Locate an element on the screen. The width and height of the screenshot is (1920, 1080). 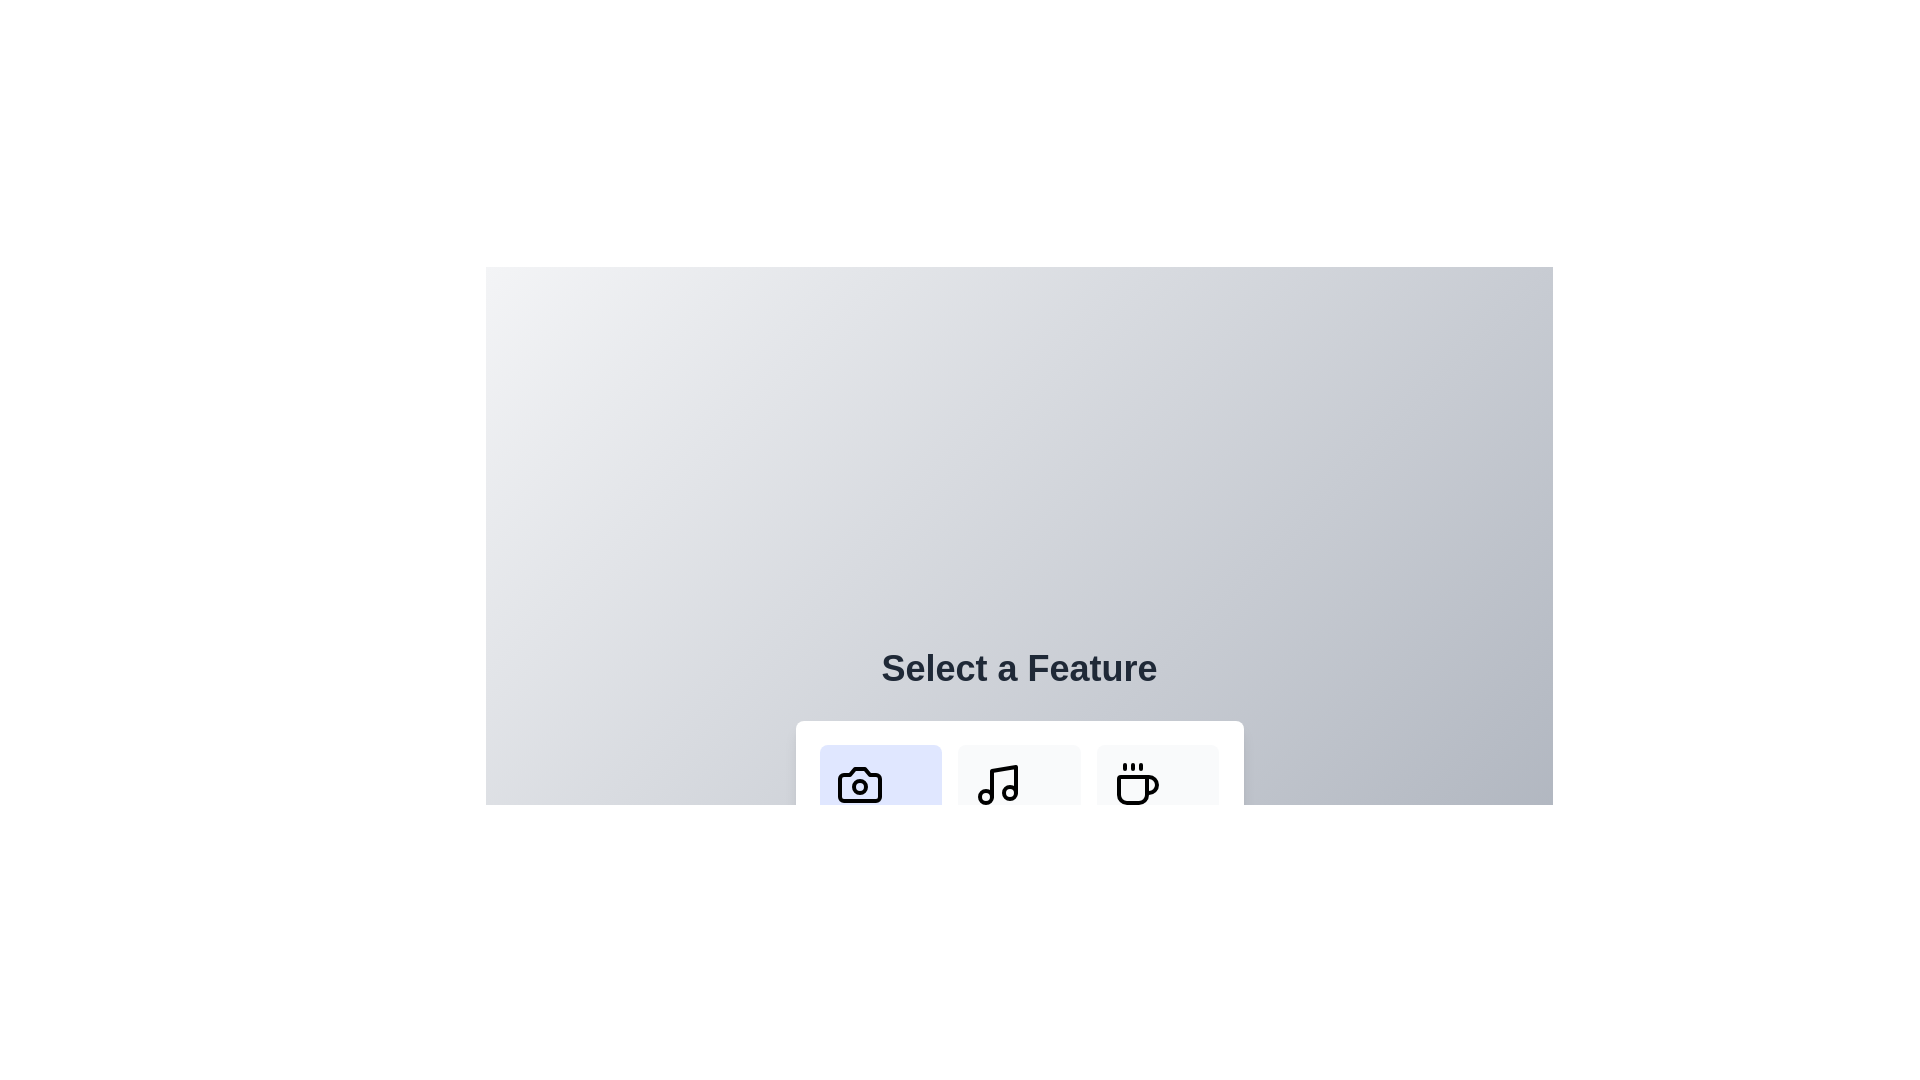
the leftmost button labeled 'Photography' that features a black camera icon above the text, highlighting it for interaction is located at coordinates (880, 801).